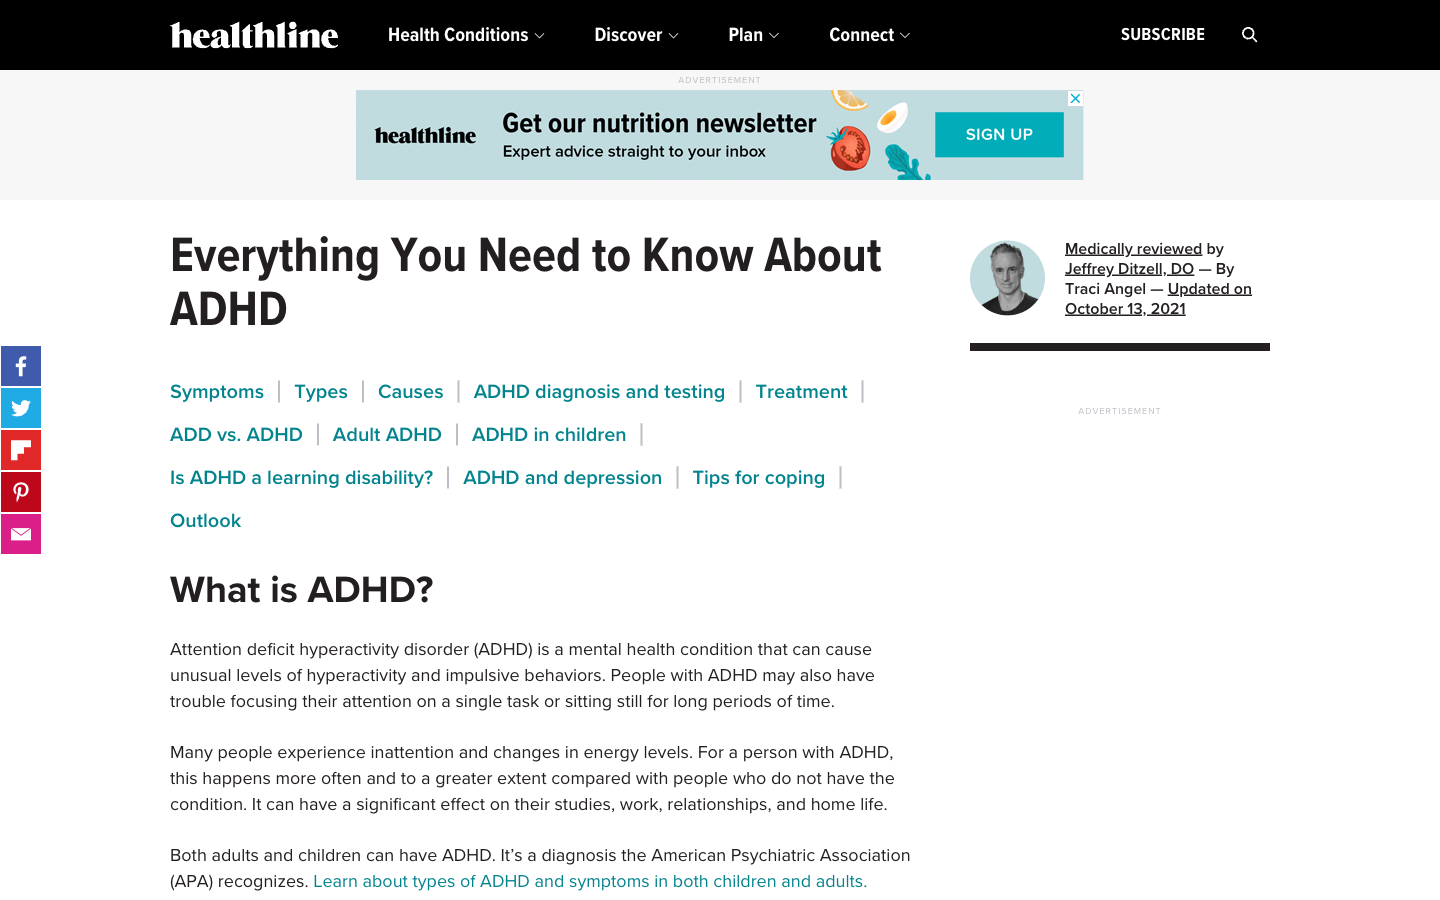  What do you see at coordinates (1249, 34) in the screenshot?
I see `Use the search engine to explore more about Insomnia` at bounding box center [1249, 34].